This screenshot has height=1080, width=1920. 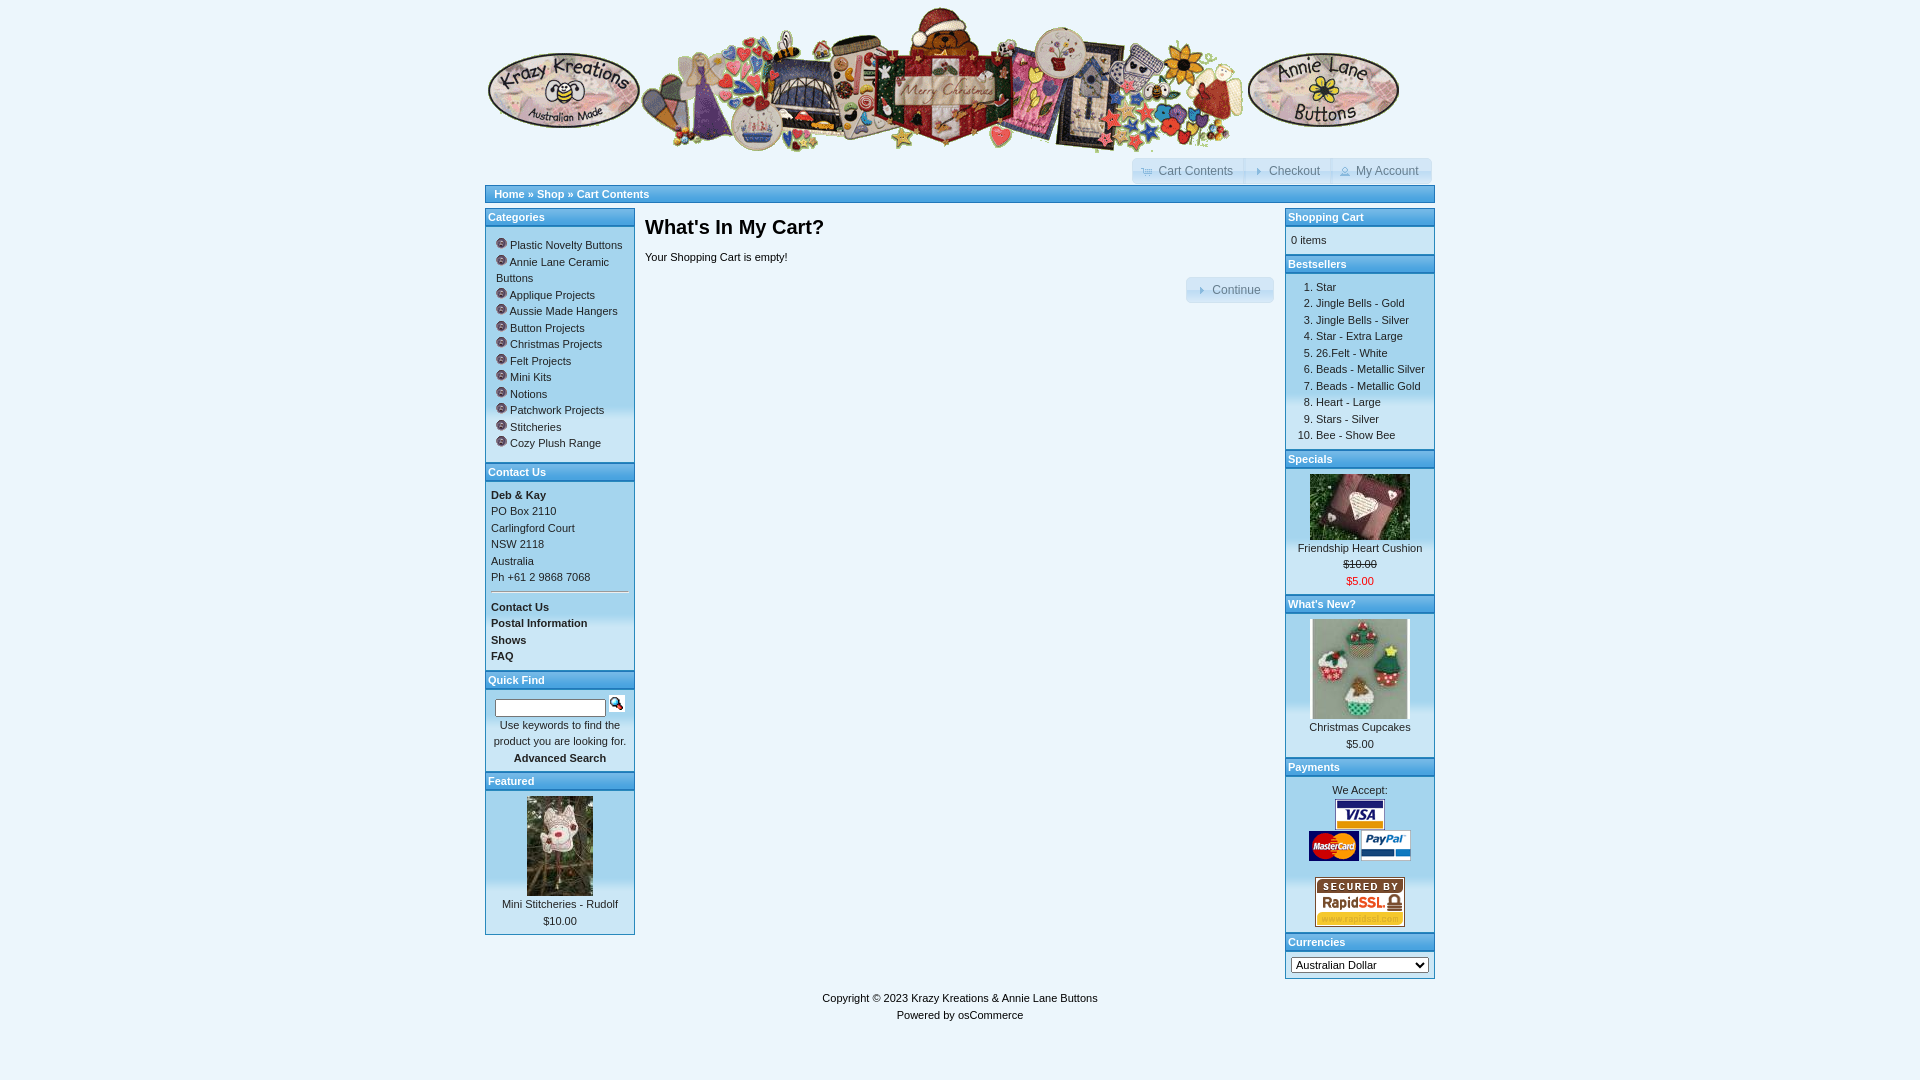 What do you see at coordinates (523, 377) in the screenshot?
I see `' Mini Kits'` at bounding box center [523, 377].